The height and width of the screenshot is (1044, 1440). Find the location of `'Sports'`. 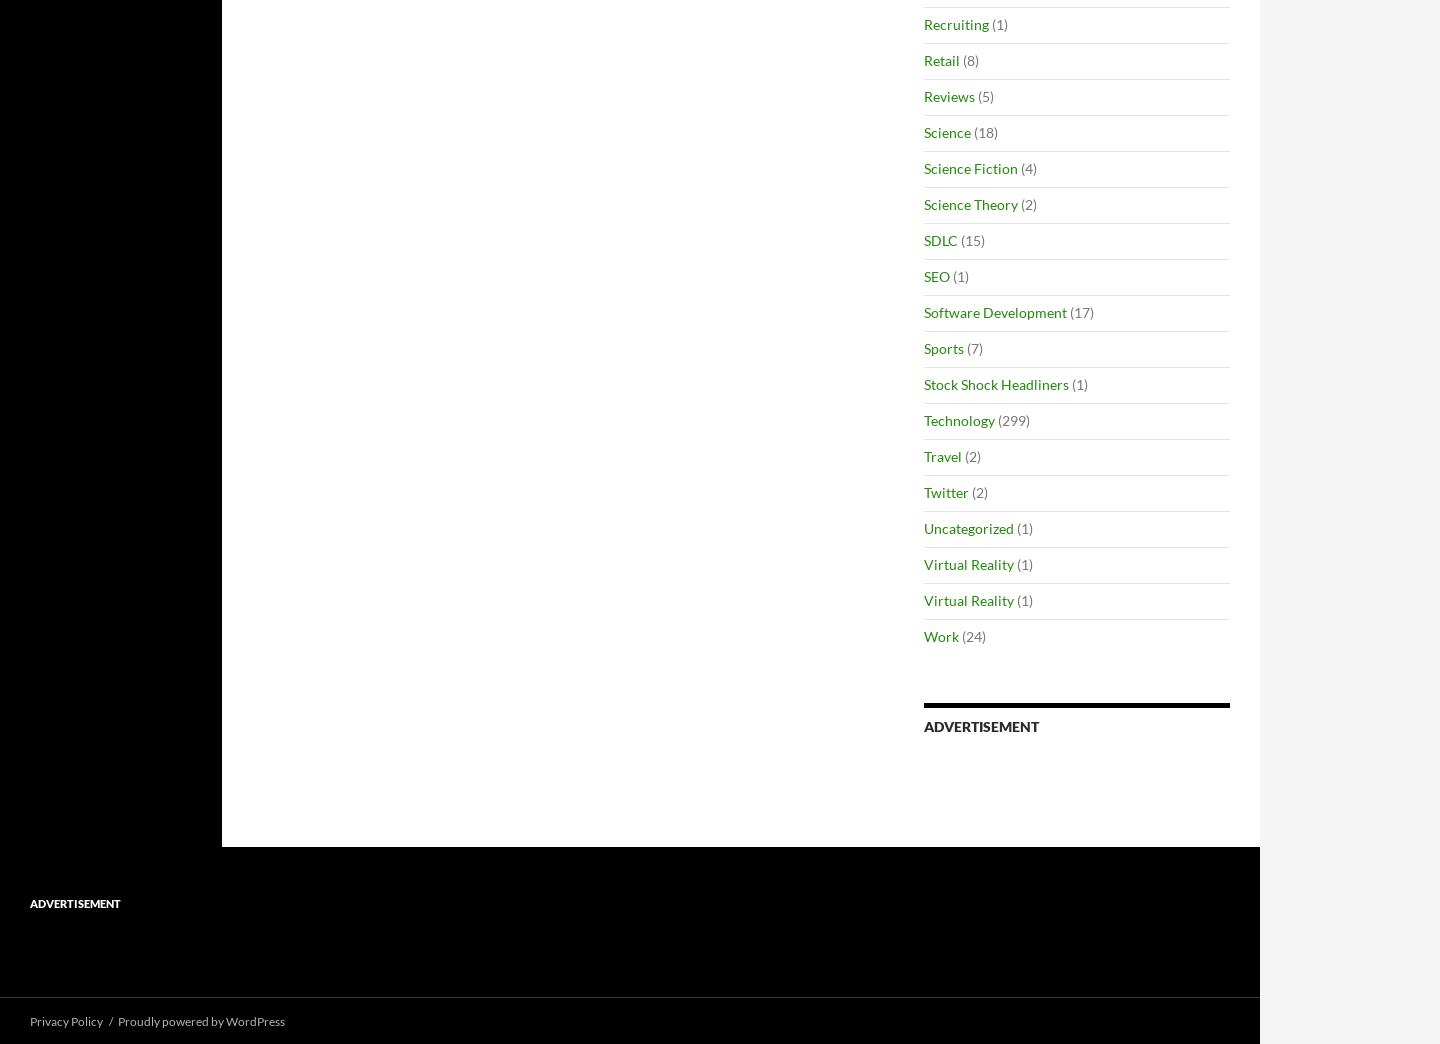

'Sports' is located at coordinates (944, 348).